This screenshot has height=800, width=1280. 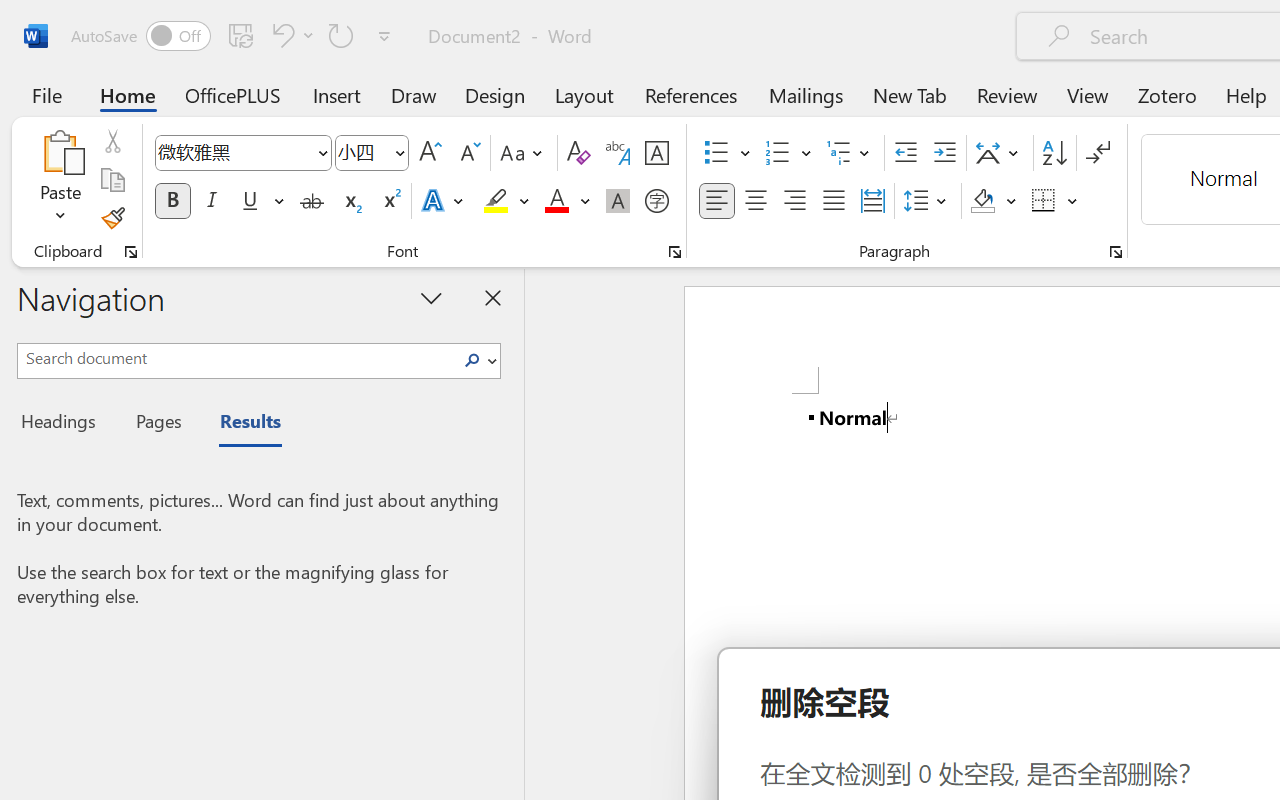 What do you see at coordinates (675, 251) in the screenshot?
I see `'Font...'` at bounding box center [675, 251].